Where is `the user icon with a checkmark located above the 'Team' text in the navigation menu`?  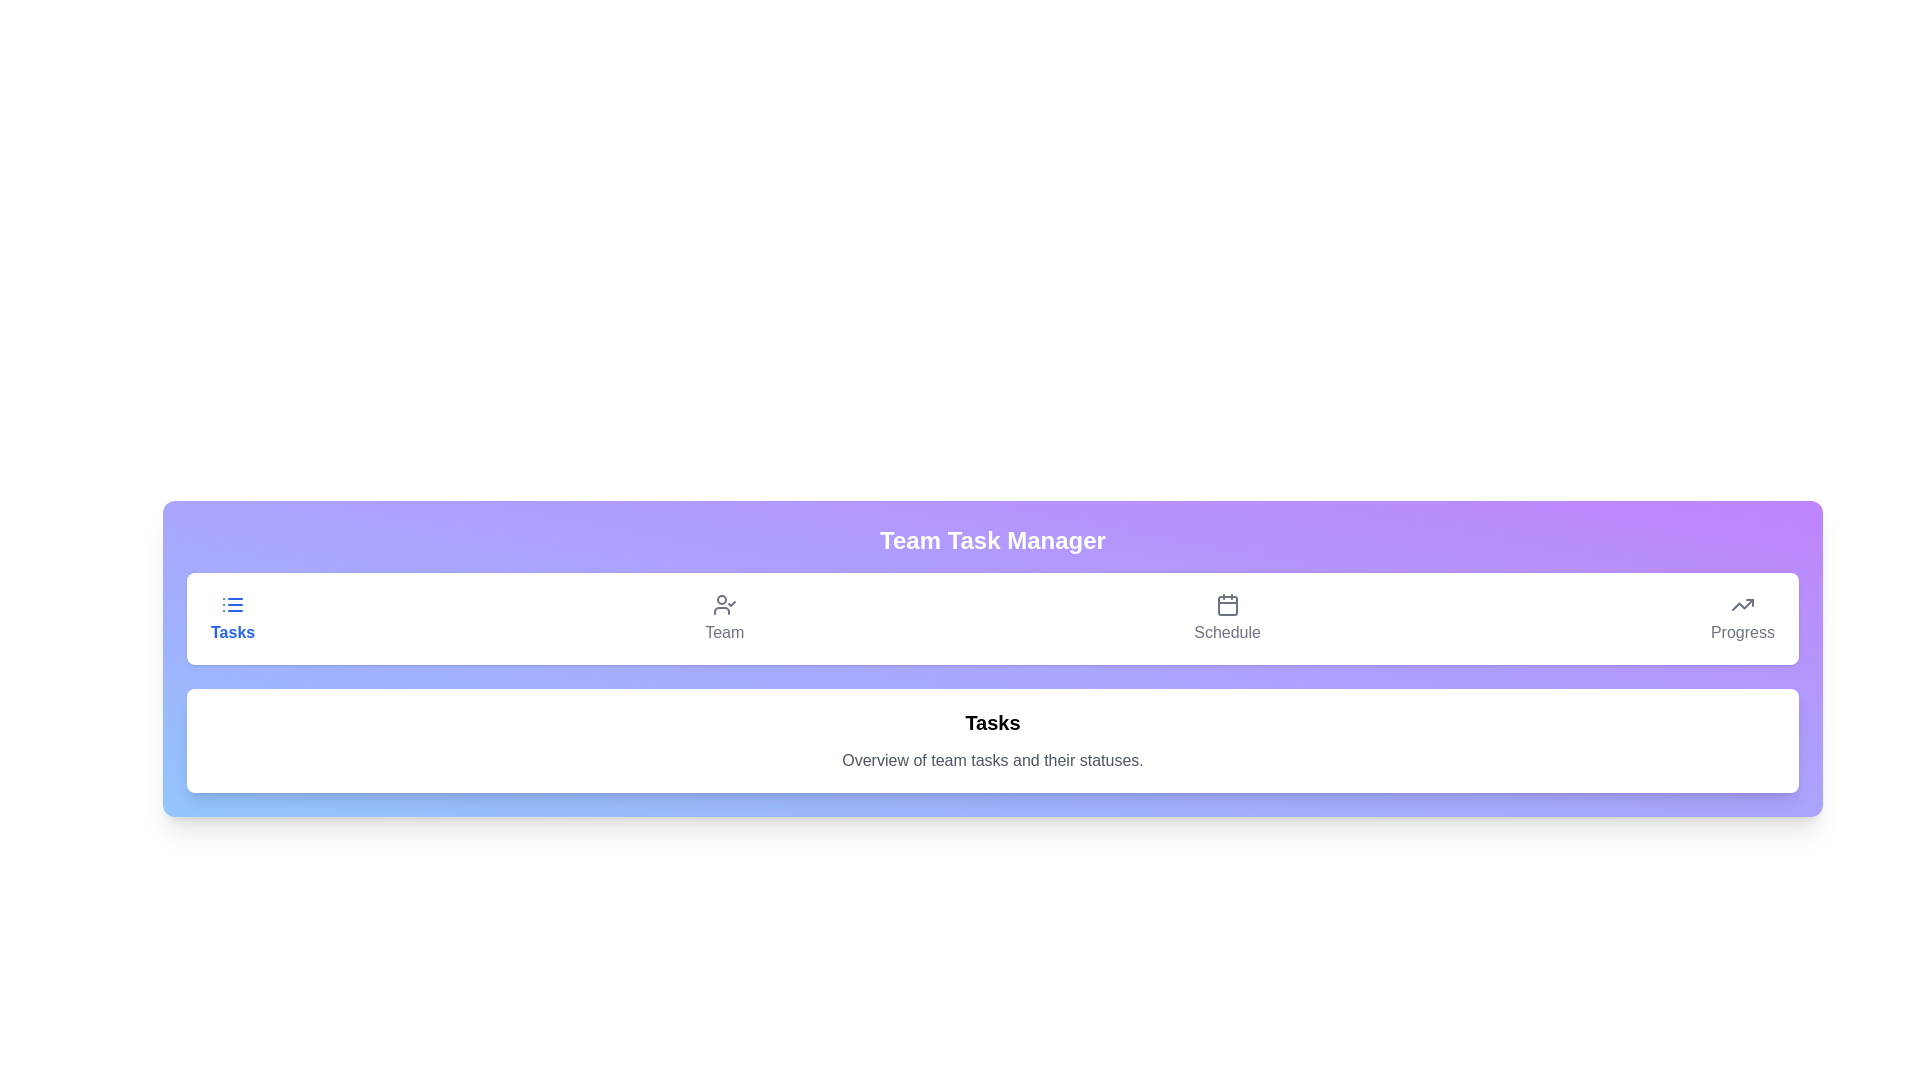
the user icon with a checkmark located above the 'Team' text in the navigation menu is located at coordinates (723, 604).